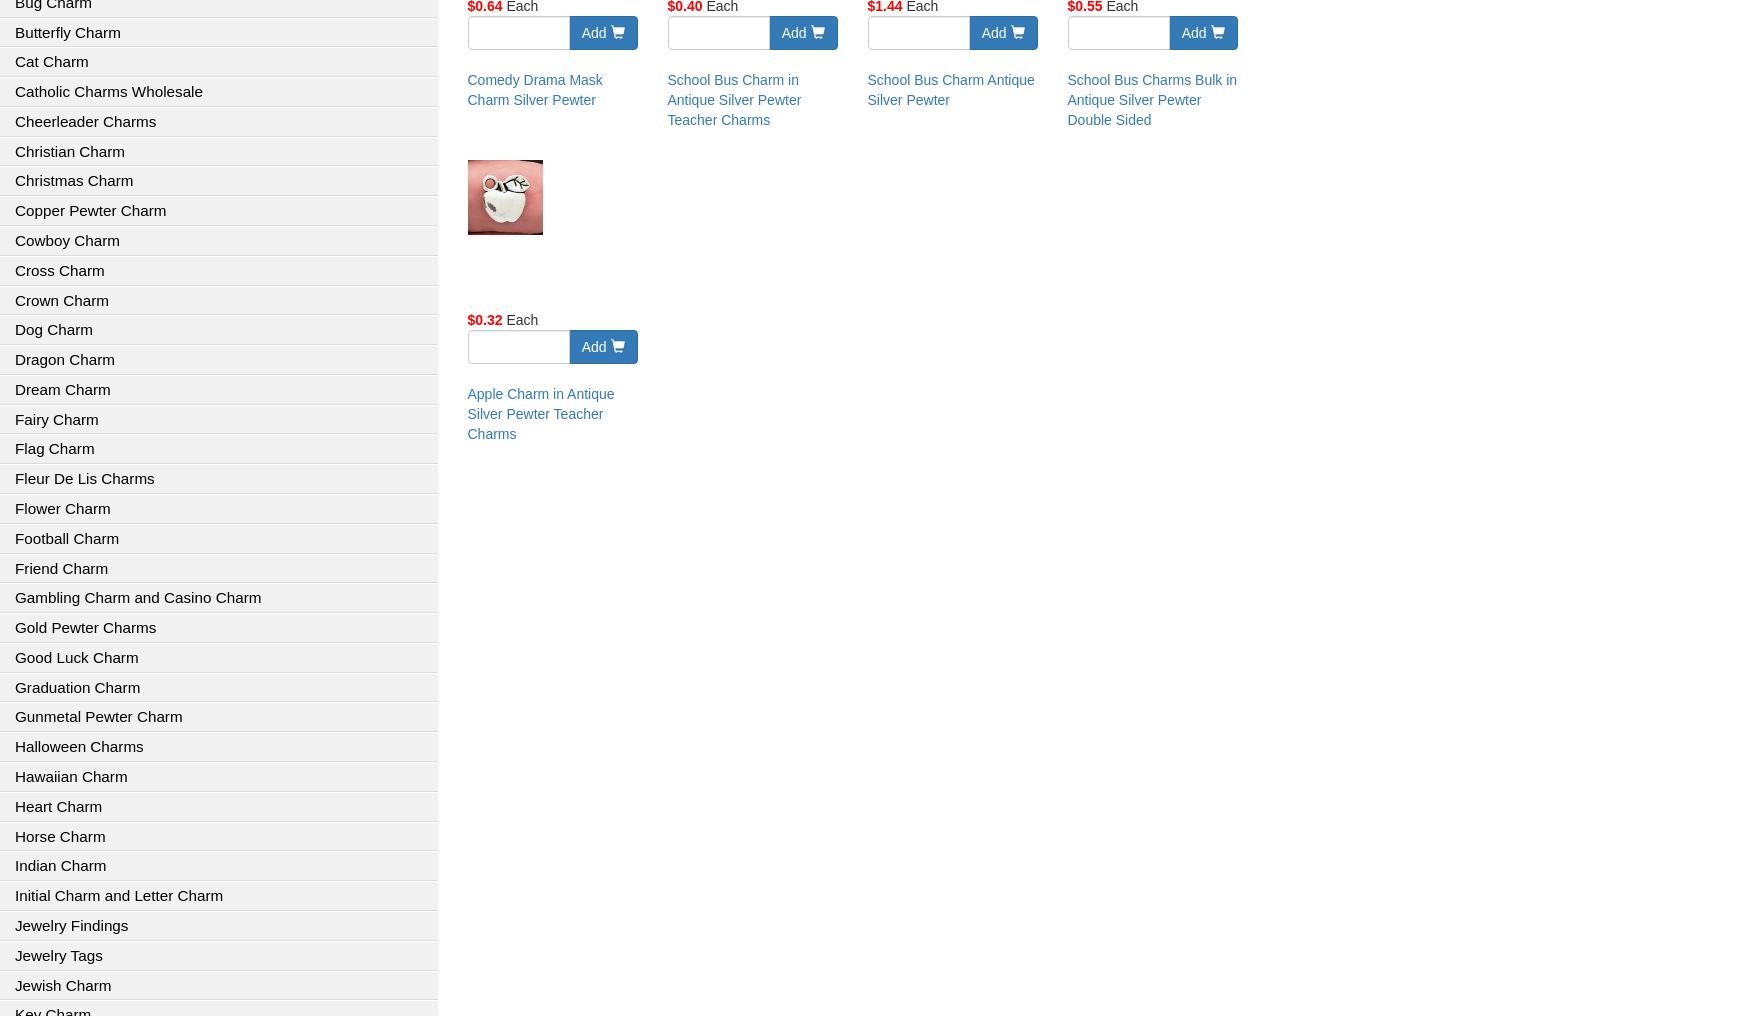 Image resolution: width=1750 pixels, height=1016 pixels. What do you see at coordinates (61, 984) in the screenshot?
I see `'Jewish Charm'` at bounding box center [61, 984].